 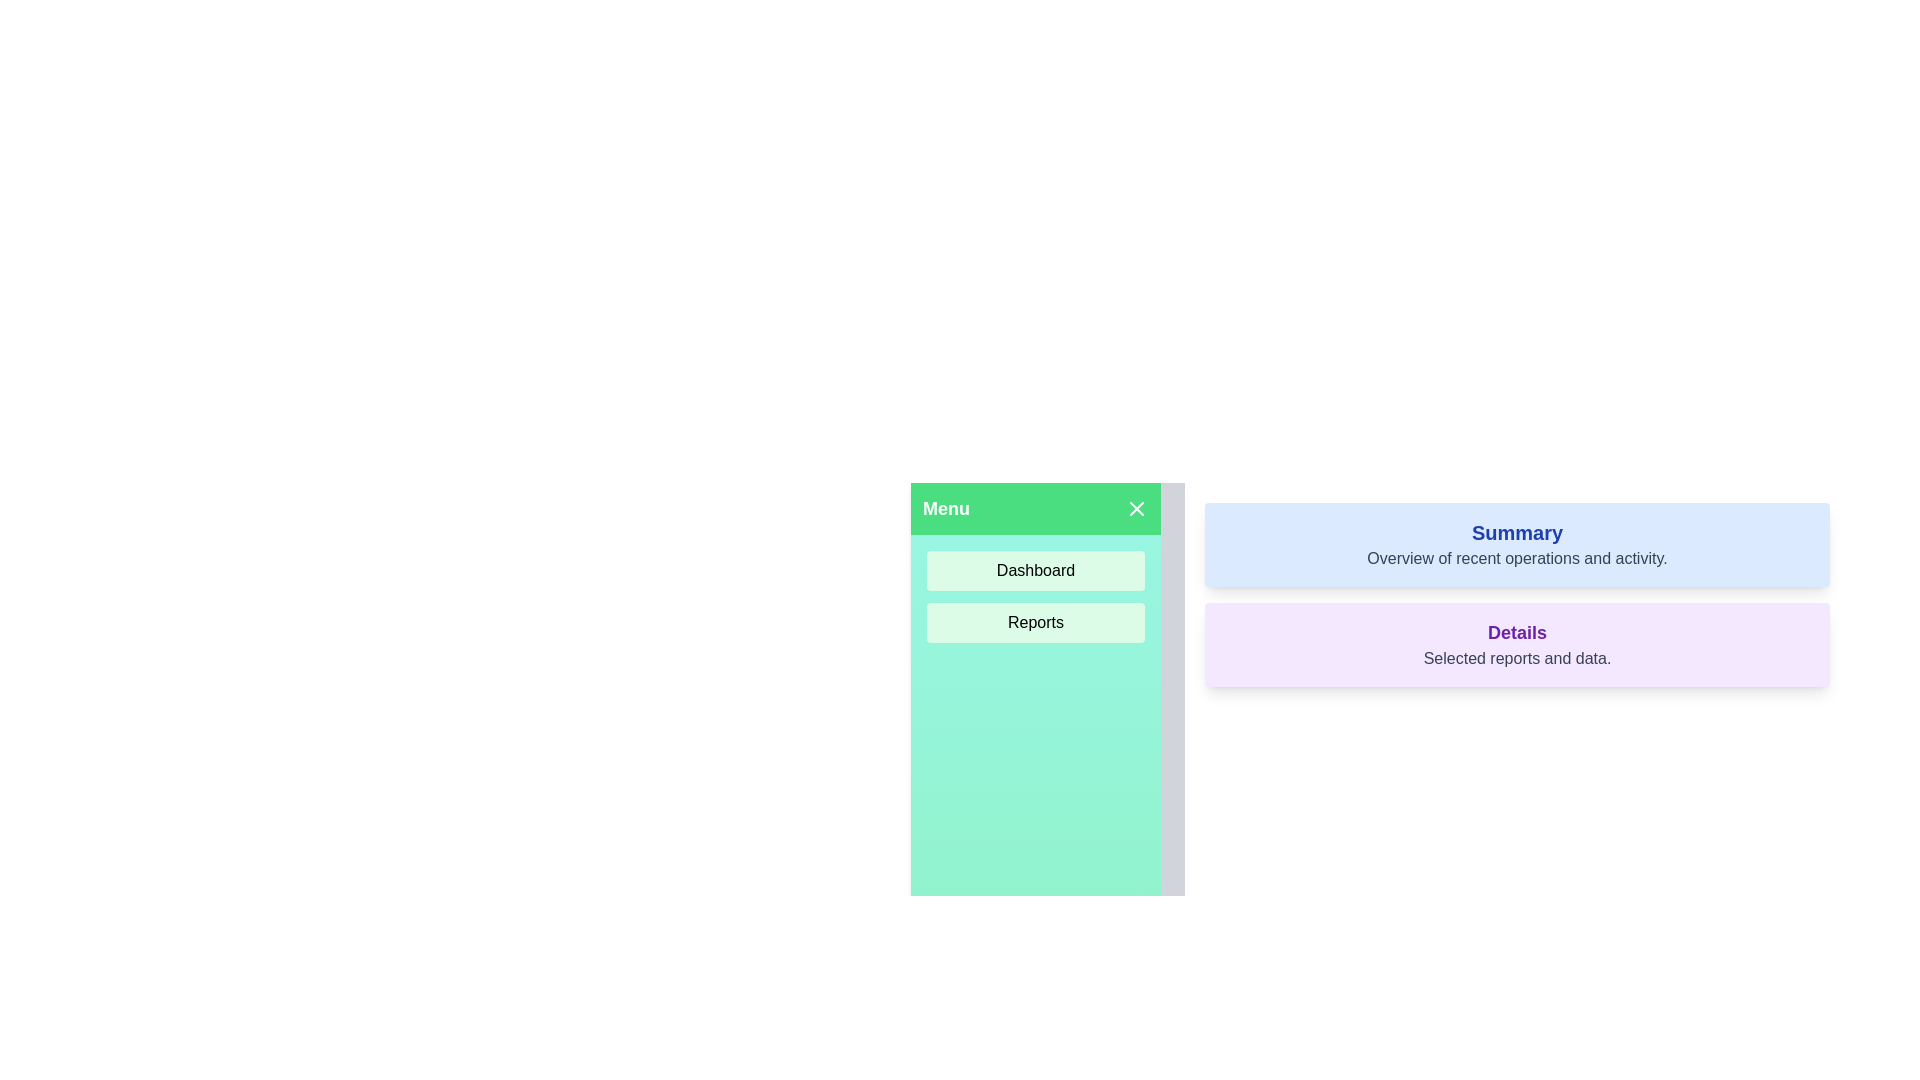 I want to click on the summary display area on the right side of the interface, positioned above the 'Details' component, to interact with the context menu, so click(x=1517, y=544).